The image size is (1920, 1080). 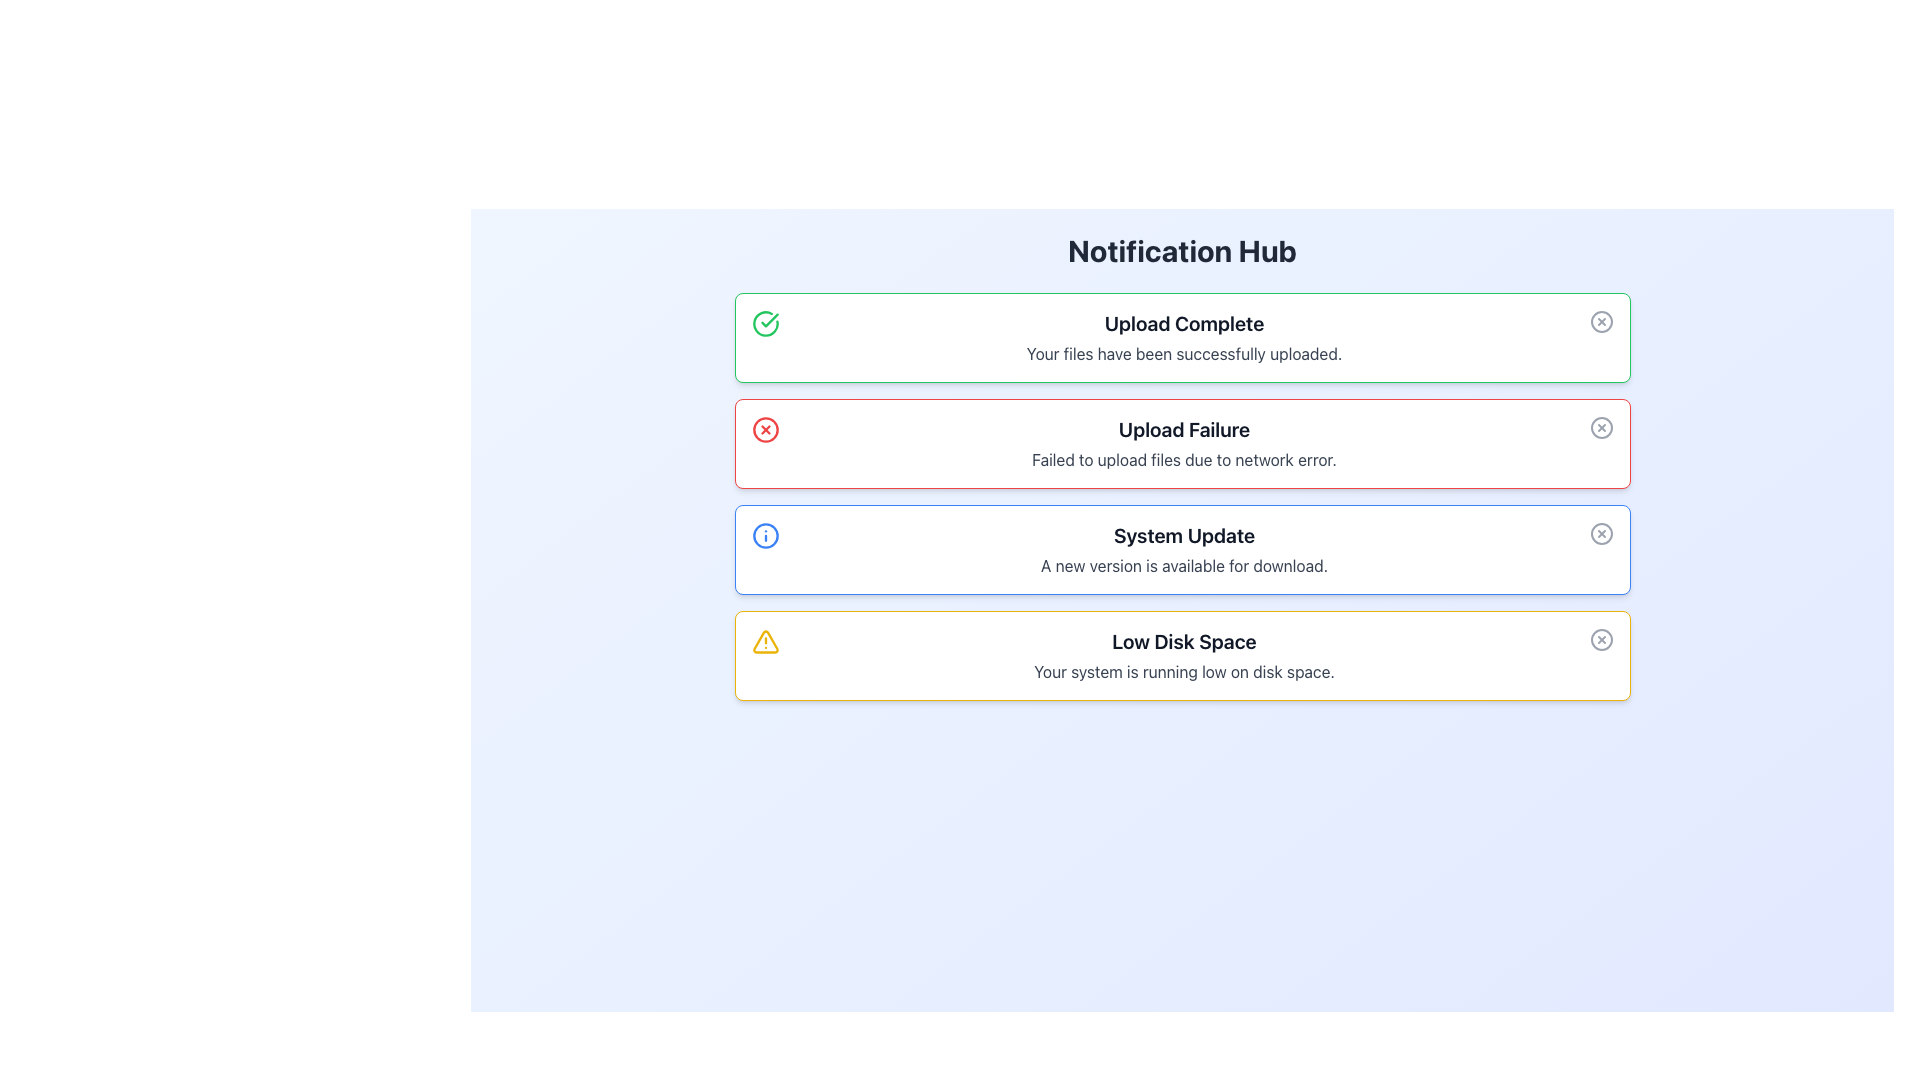 I want to click on the Textual Notification indicating low disk space, which is the fourth notification card in the list, positioned beneath the 'System Update' notification, so click(x=1184, y=655).